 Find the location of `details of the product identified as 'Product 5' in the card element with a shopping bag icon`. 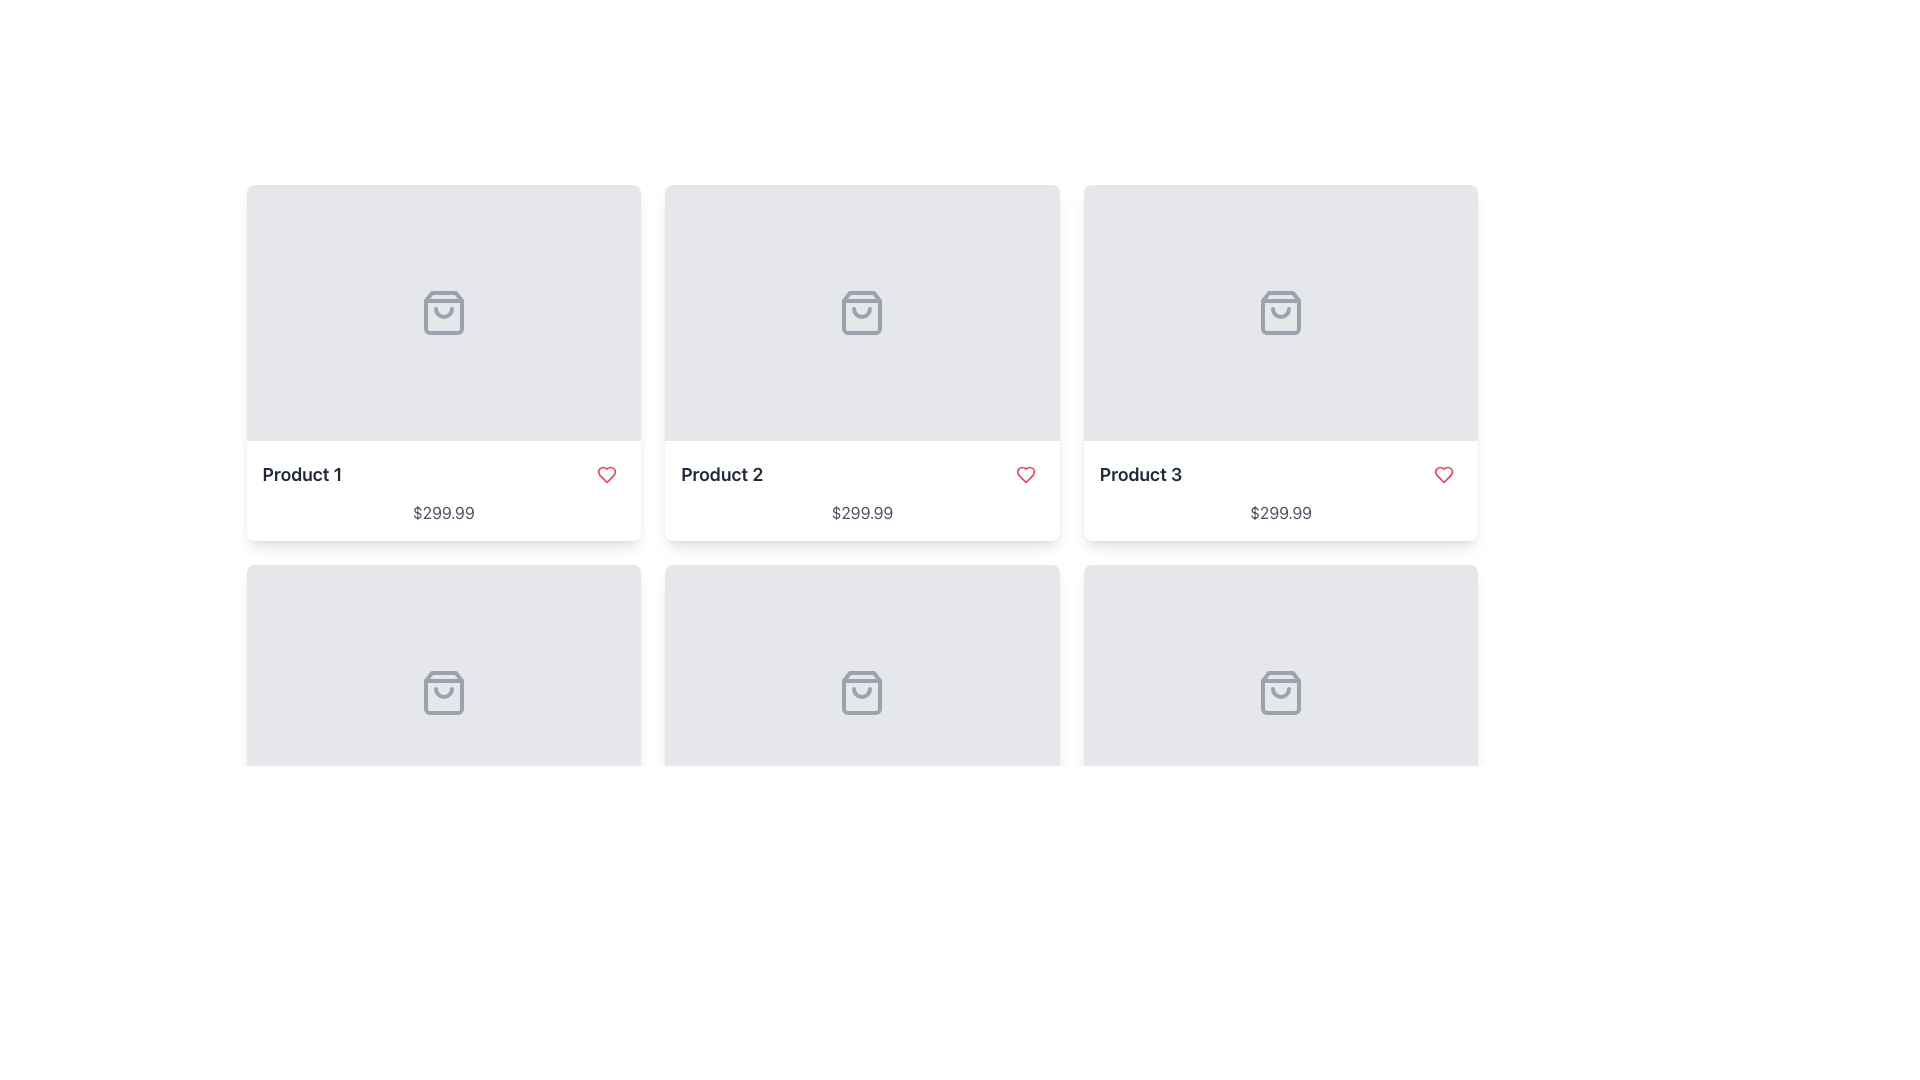

details of the product identified as 'Product 5' in the card element with a shopping bag icon is located at coordinates (862, 743).